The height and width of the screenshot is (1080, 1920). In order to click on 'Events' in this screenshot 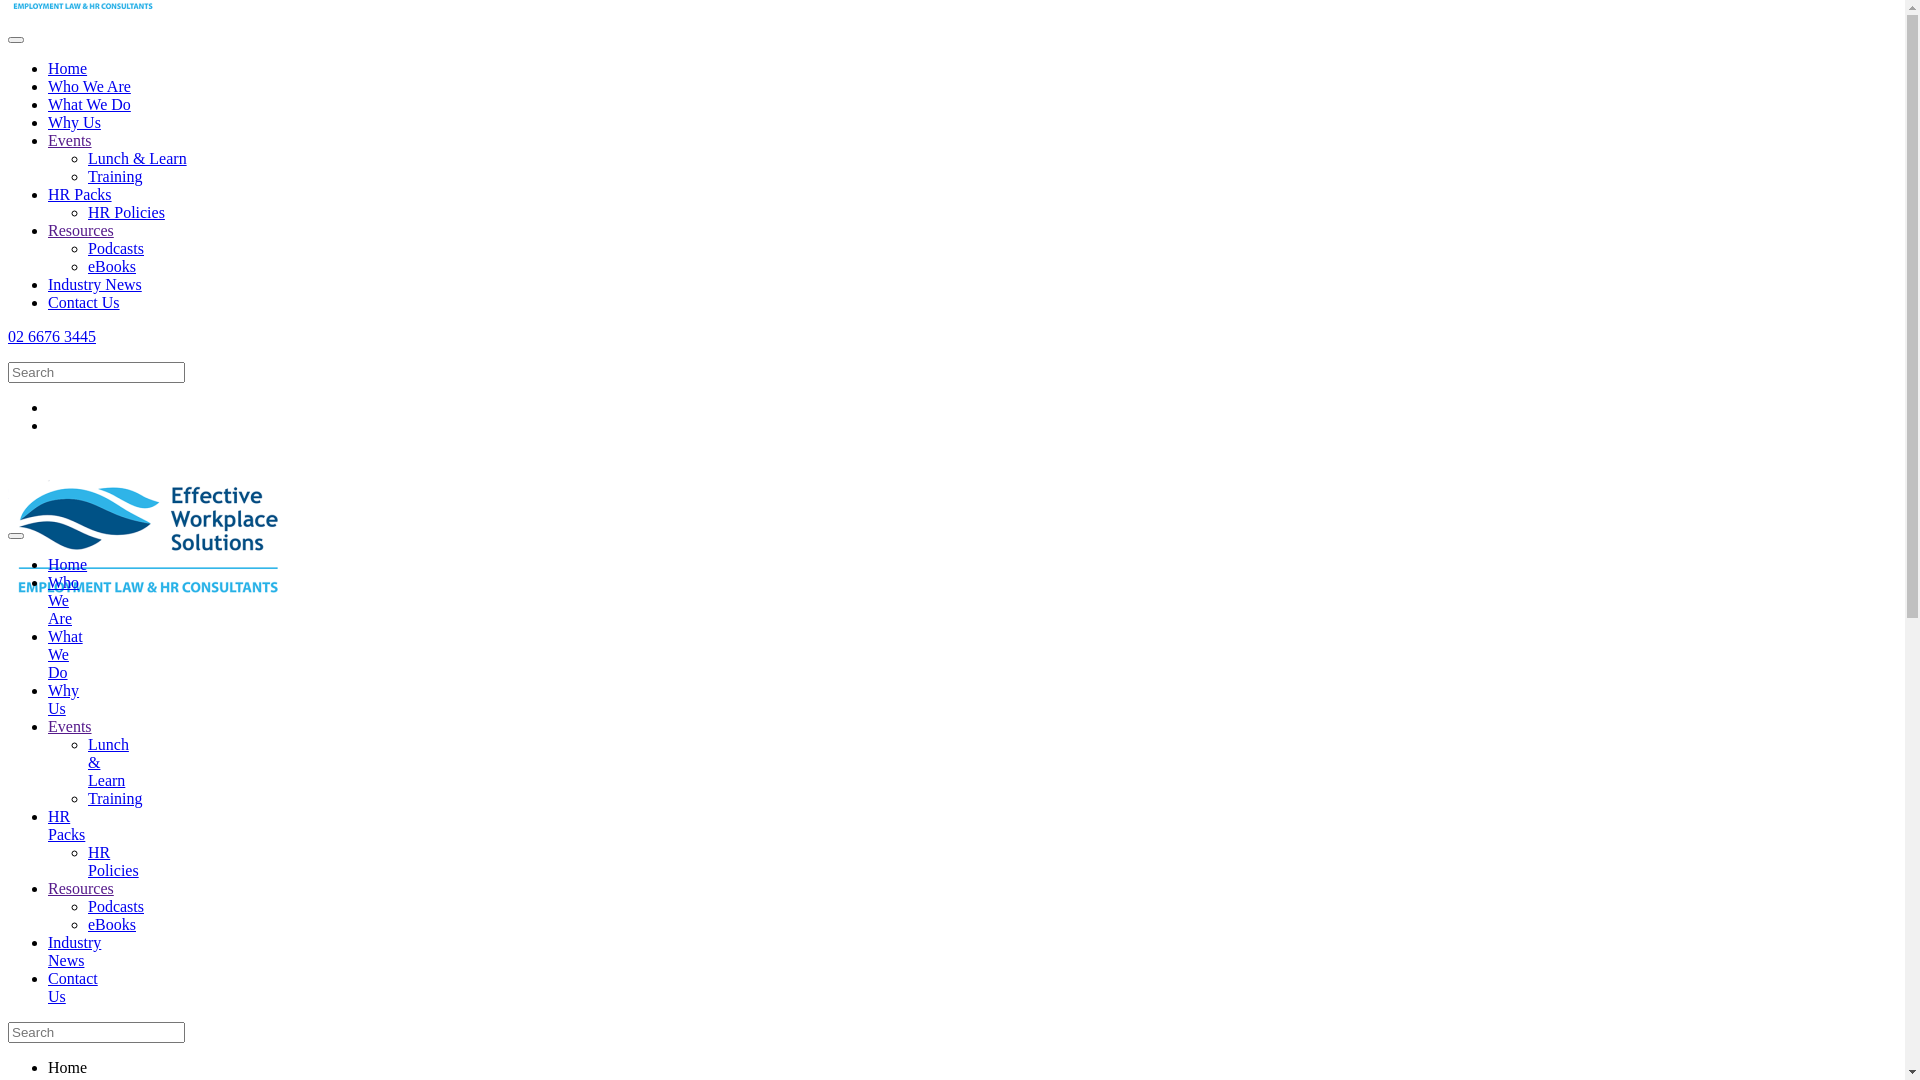, I will do `click(70, 139)`.